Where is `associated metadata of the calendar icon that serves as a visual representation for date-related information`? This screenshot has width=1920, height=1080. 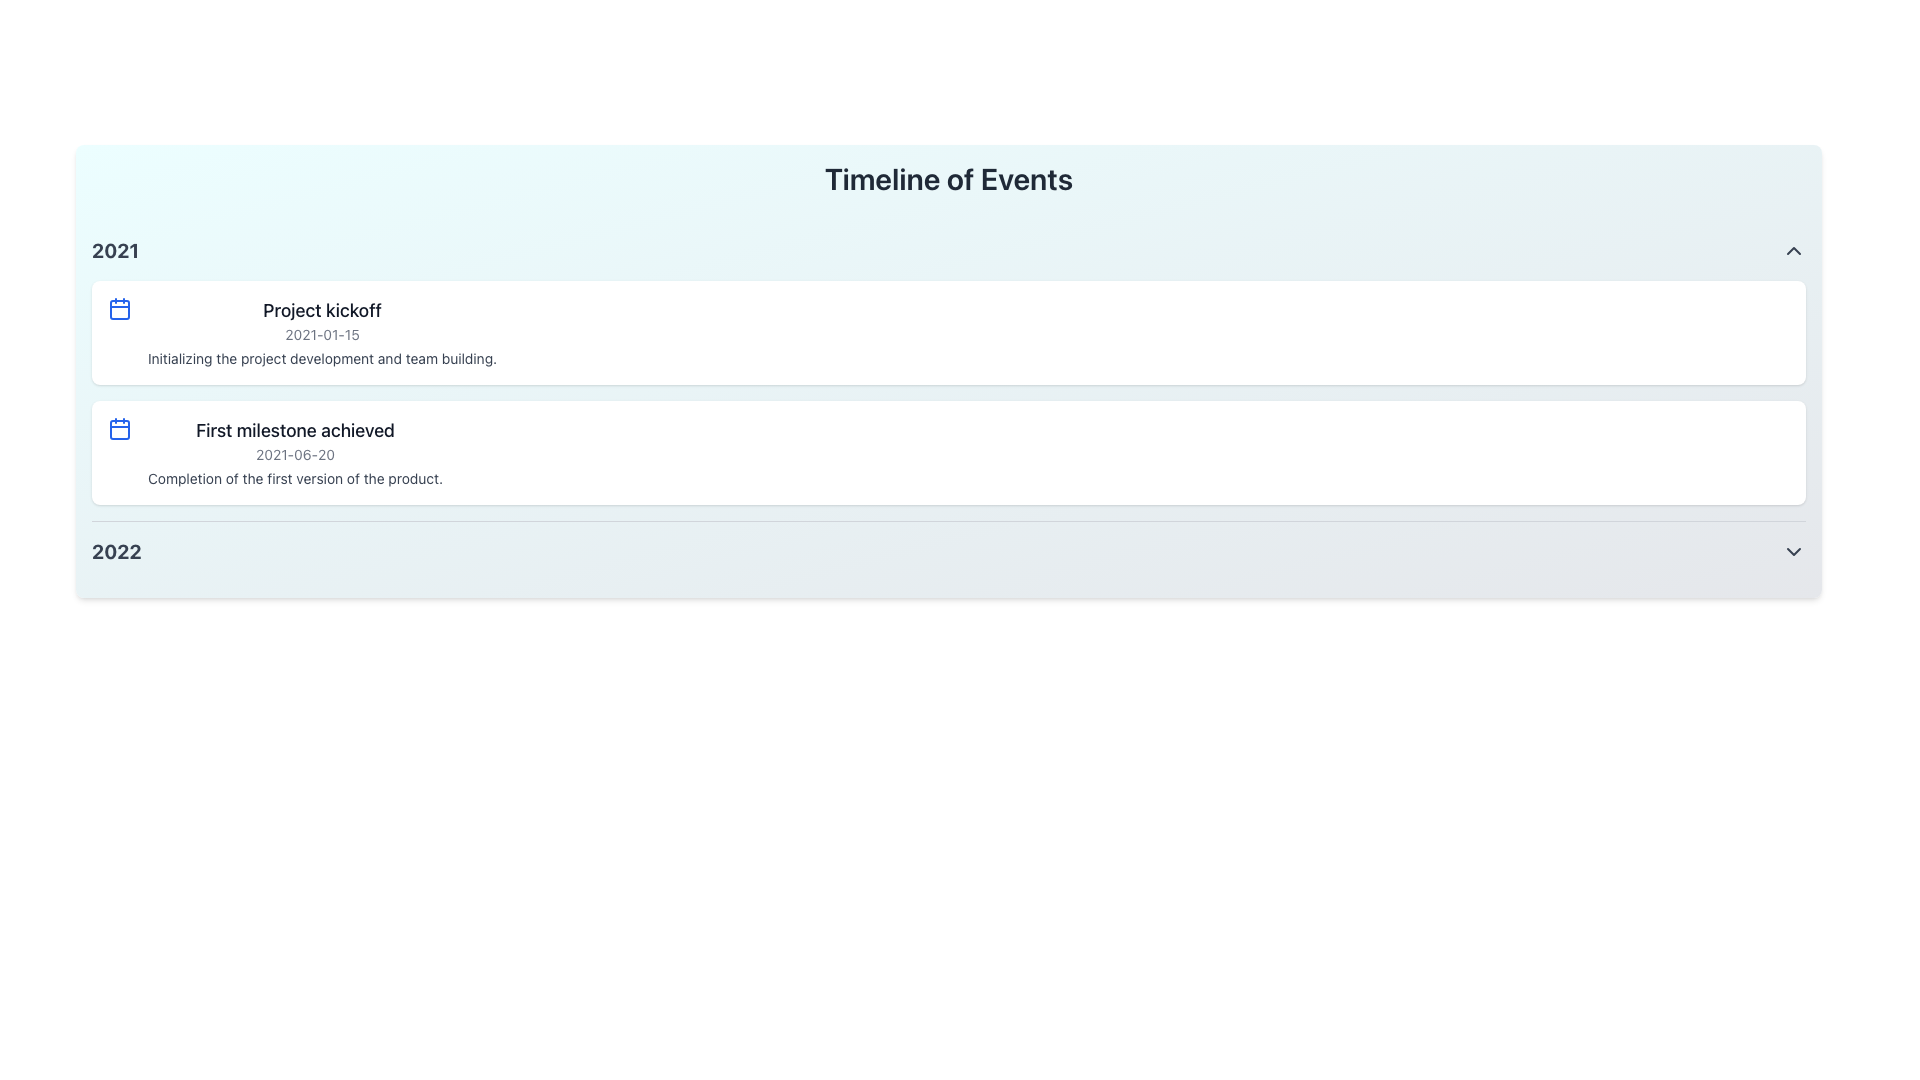
associated metadata of the calendar icon that serves as a visual representation for date-related information is located at coordinates (119, 428).